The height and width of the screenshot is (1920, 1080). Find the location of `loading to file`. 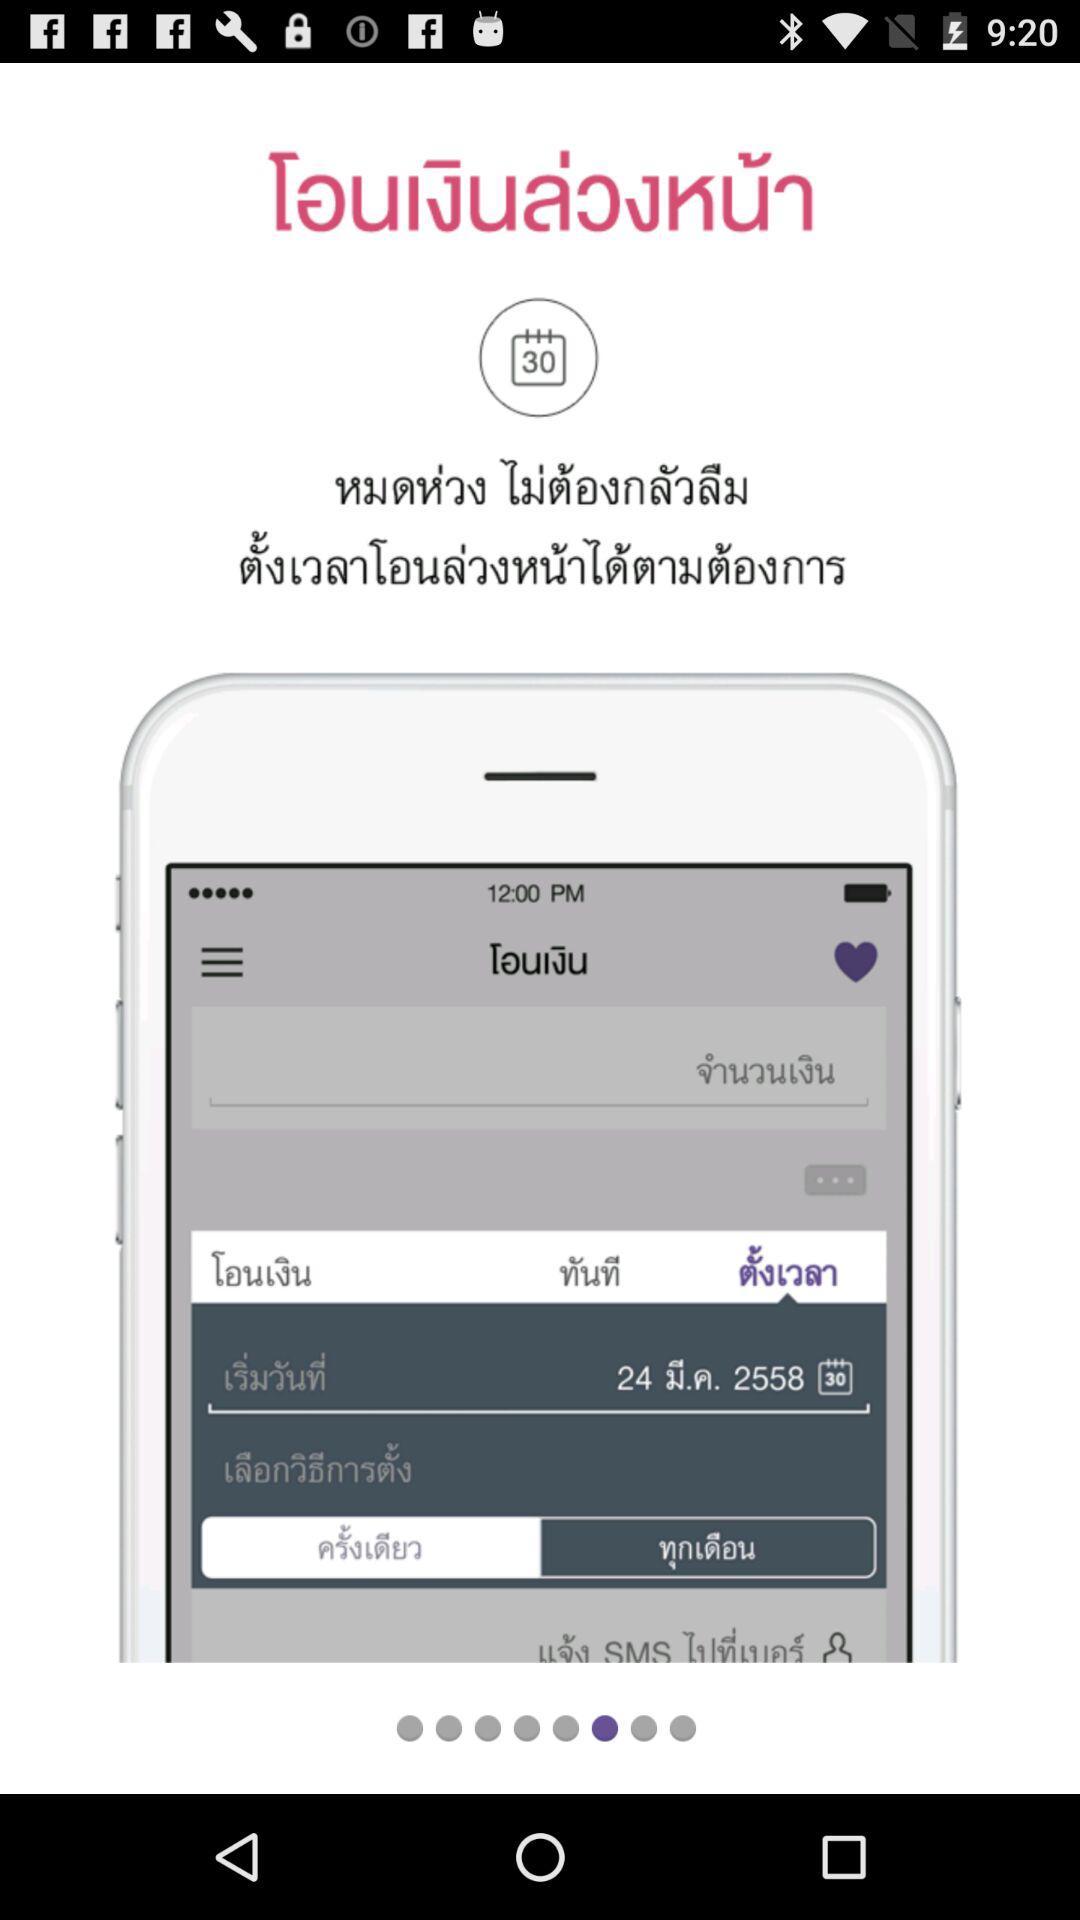

loading to file is located at coordinates (525, 1727).